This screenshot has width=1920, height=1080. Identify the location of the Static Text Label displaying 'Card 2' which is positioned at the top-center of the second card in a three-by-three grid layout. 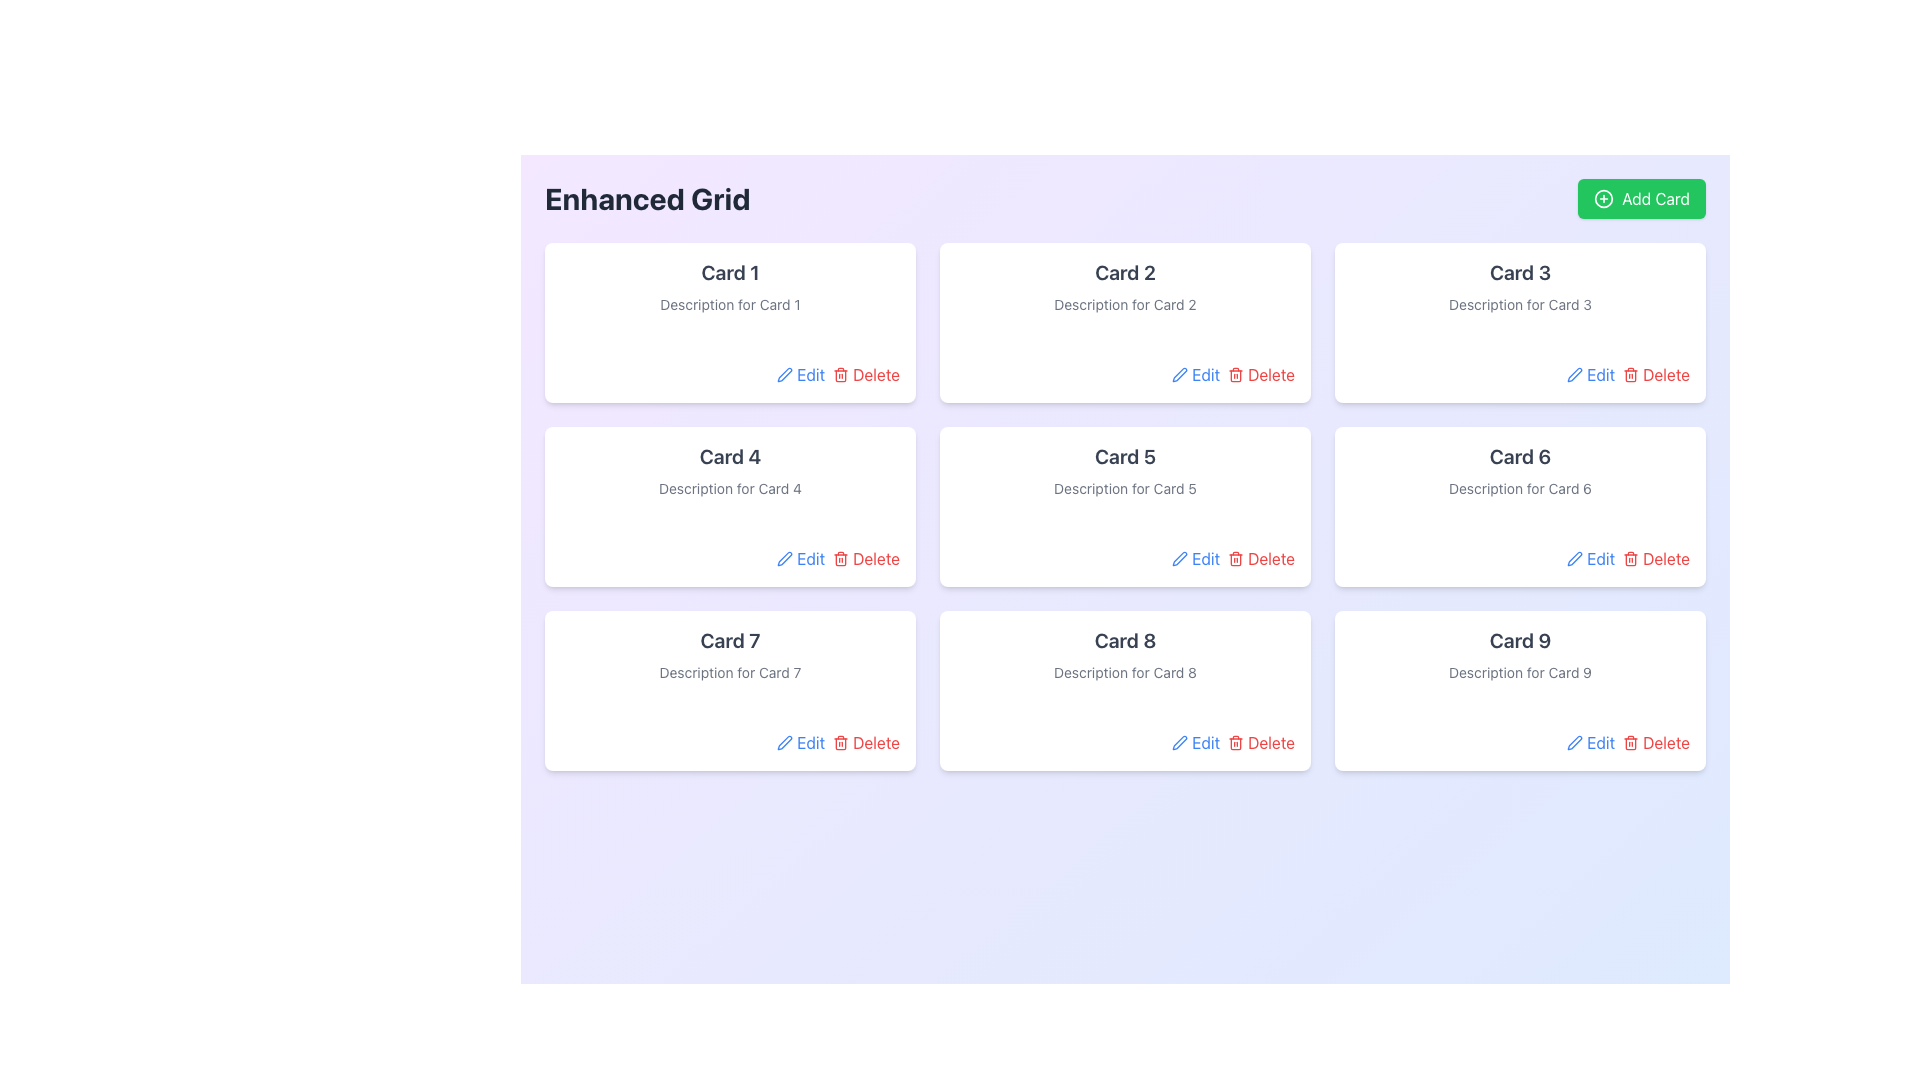
(1125, 273).